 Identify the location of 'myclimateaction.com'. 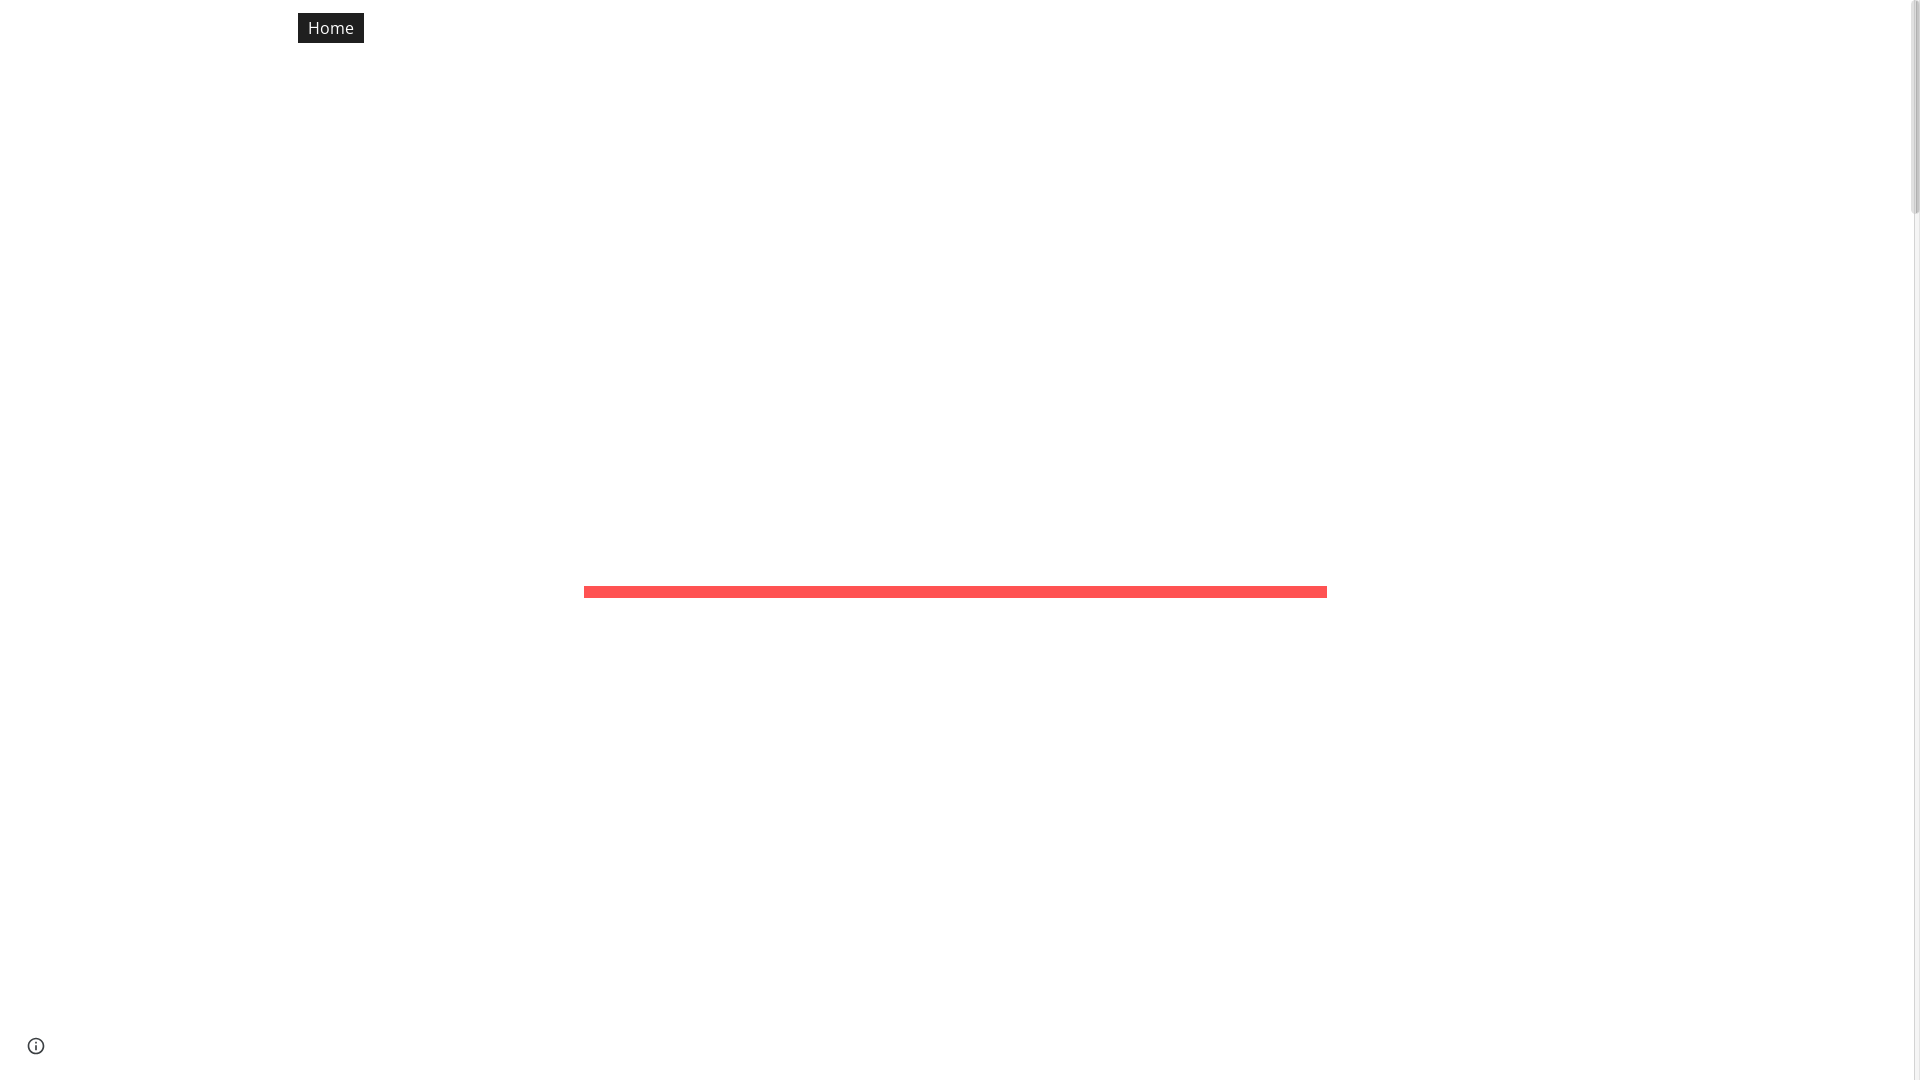
(15, 24).